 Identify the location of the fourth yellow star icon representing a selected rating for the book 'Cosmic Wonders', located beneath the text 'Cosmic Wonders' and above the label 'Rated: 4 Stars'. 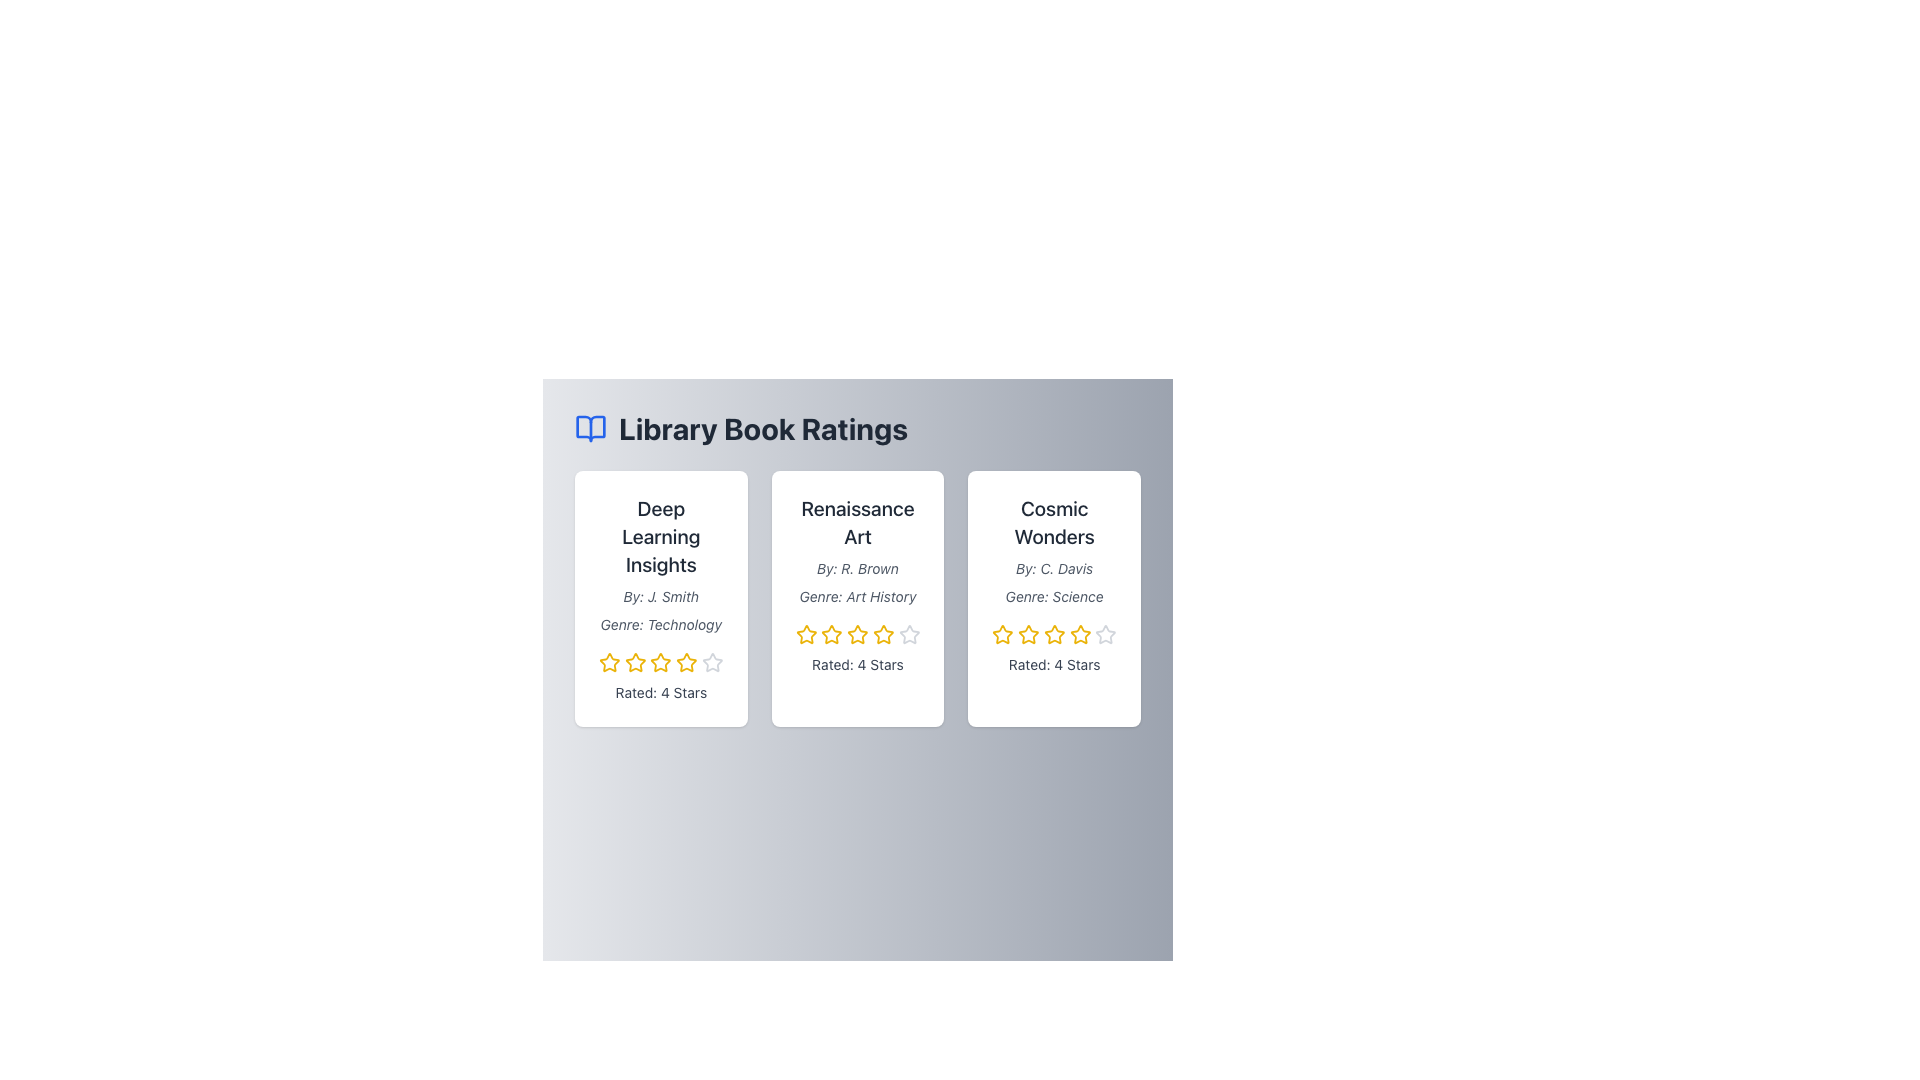
(1053, 635).